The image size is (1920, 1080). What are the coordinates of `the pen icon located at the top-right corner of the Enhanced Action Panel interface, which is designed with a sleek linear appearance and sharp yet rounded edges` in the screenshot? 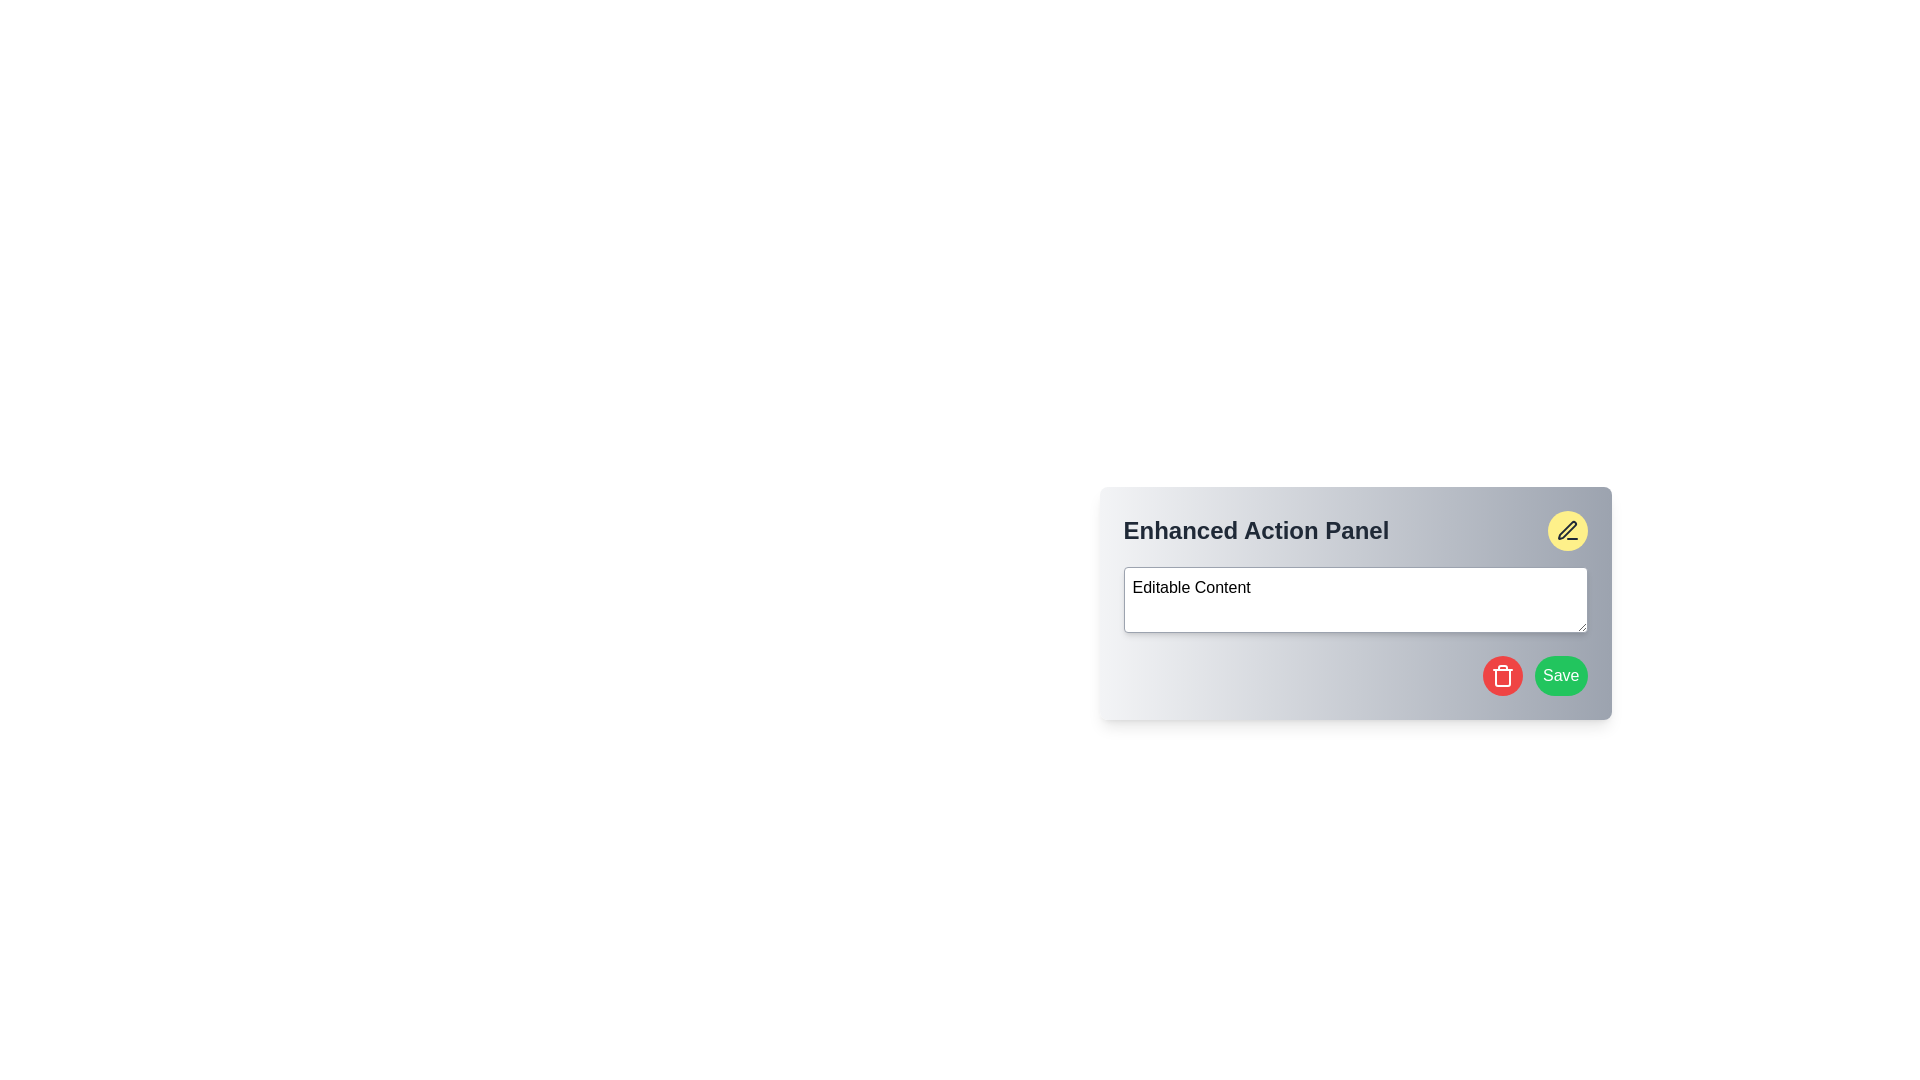 It's located at (1565, 529).